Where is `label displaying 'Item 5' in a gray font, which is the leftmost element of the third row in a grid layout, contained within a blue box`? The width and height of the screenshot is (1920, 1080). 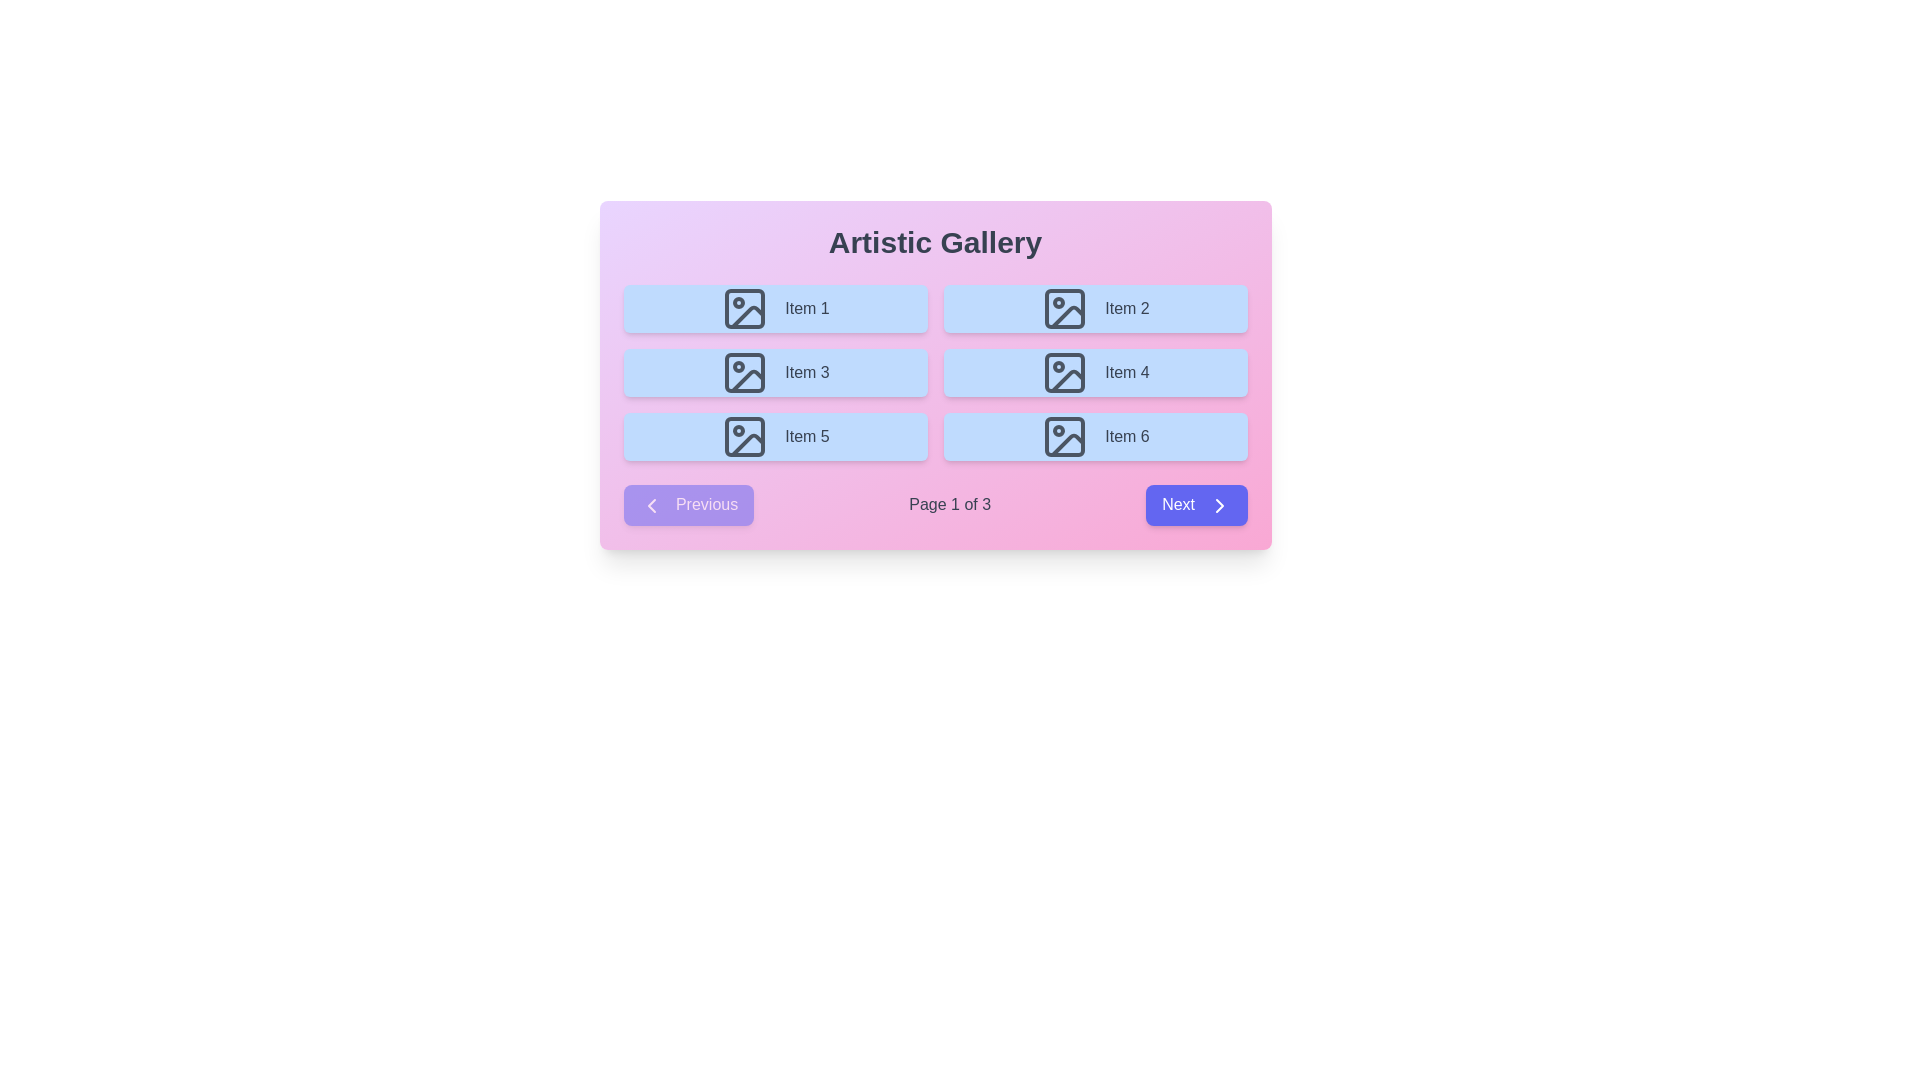
label displaying 'Item 5' in a gray font, which is the leftmost element of the third row in a grid layout, contained within a blue box is located at coordinates (807, 435).